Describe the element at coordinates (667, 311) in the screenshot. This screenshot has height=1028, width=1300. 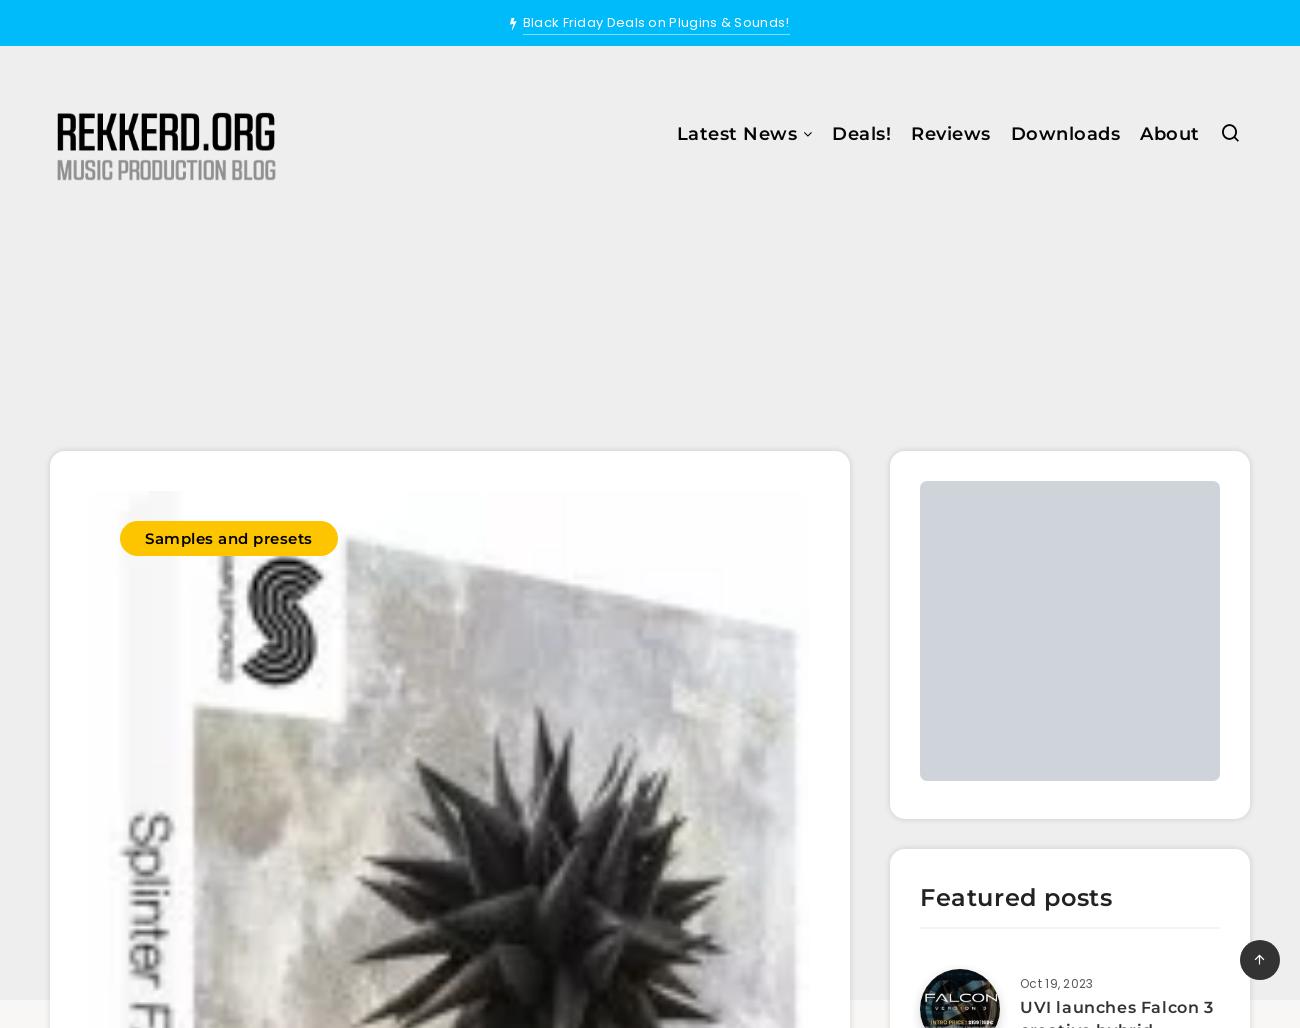
I see `'Samples and Presets'` at that location.